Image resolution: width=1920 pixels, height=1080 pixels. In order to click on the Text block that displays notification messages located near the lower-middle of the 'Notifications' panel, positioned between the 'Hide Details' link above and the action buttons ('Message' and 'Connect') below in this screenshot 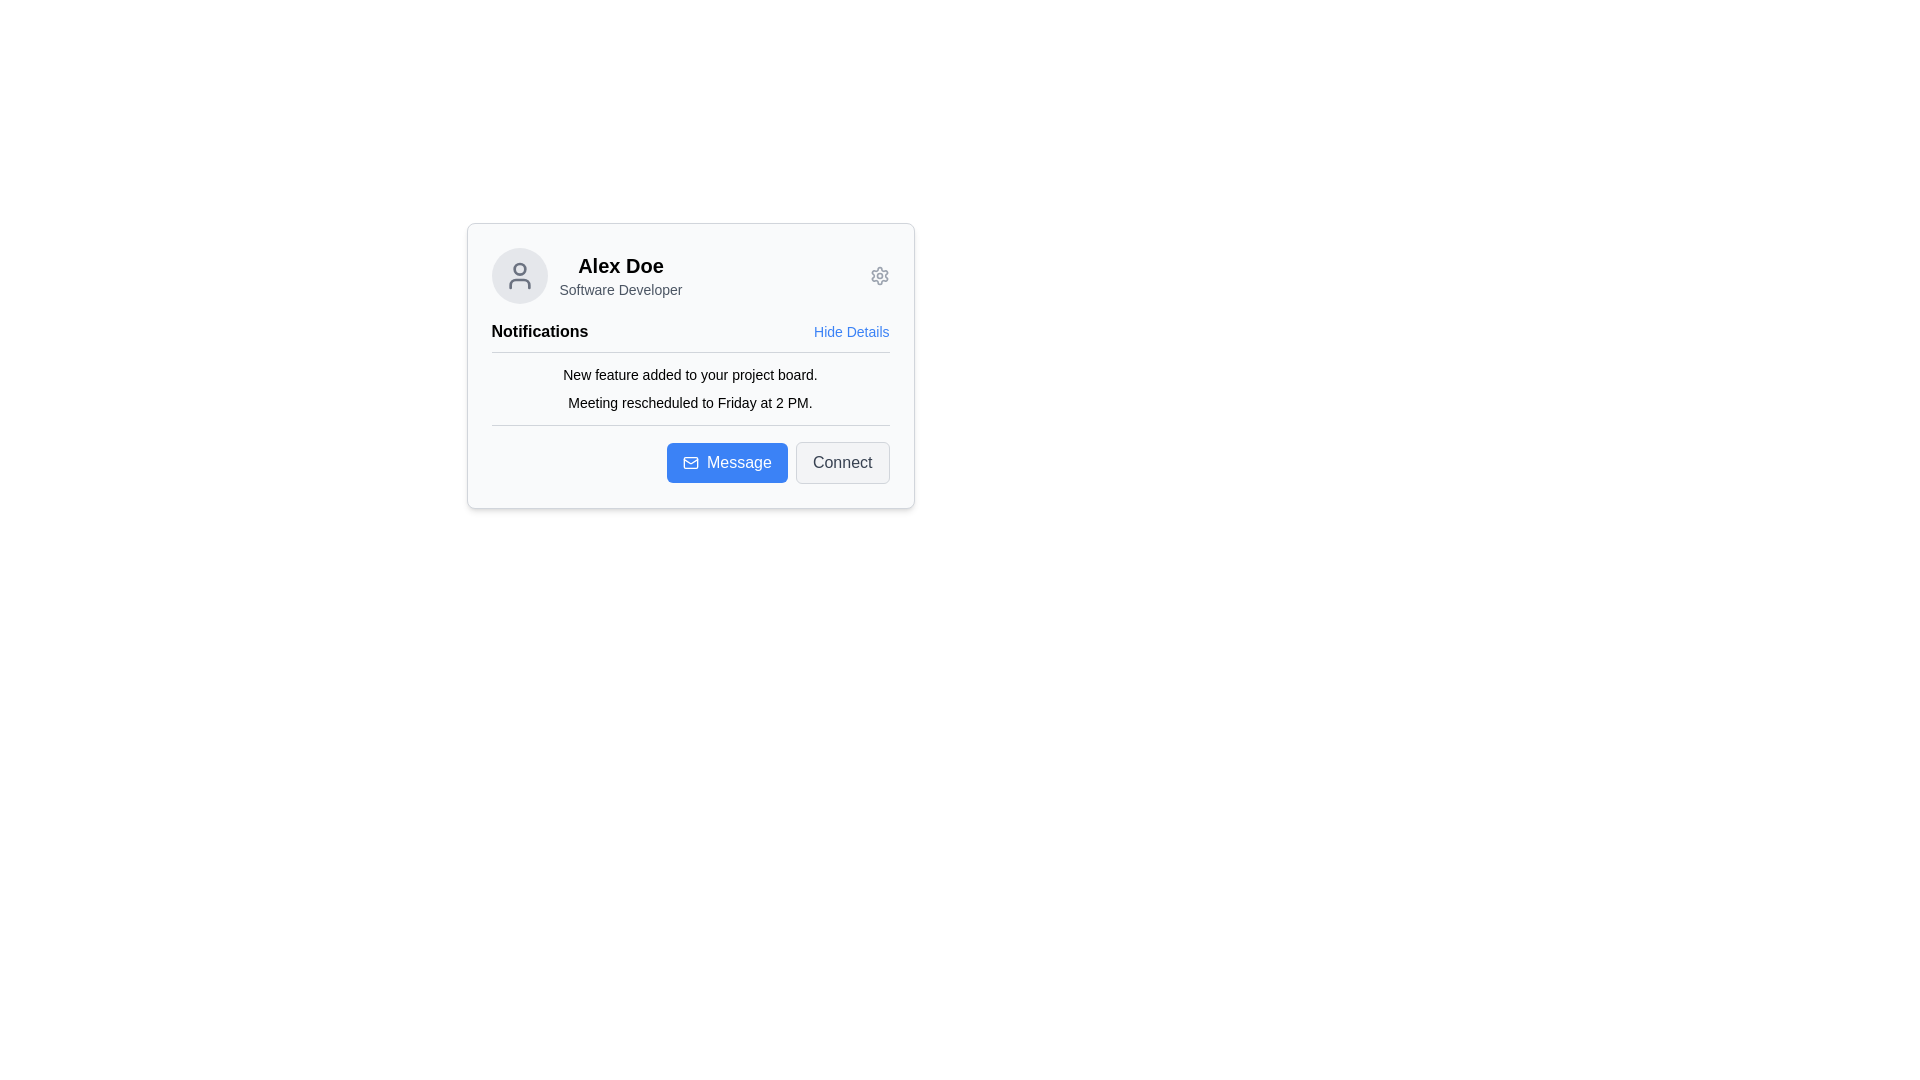, I will do `click(690, 389)`.